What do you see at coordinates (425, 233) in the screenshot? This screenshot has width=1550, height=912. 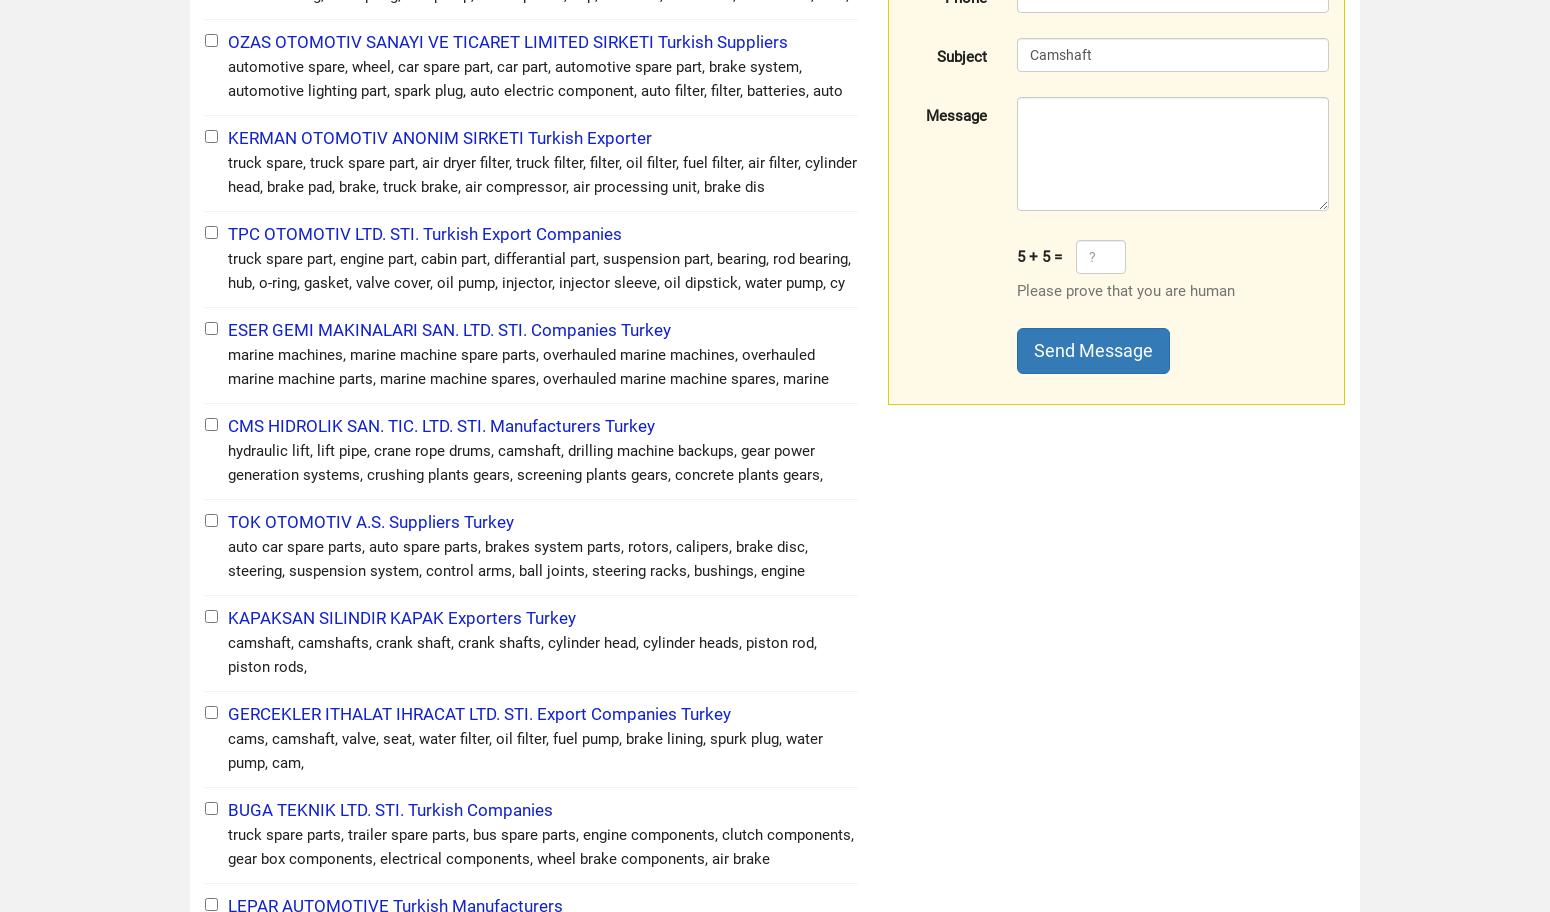 I see `'TPC OTOMOTIV LTD. STI. Turkish Export Companies'` at bounding box center [425, 233].